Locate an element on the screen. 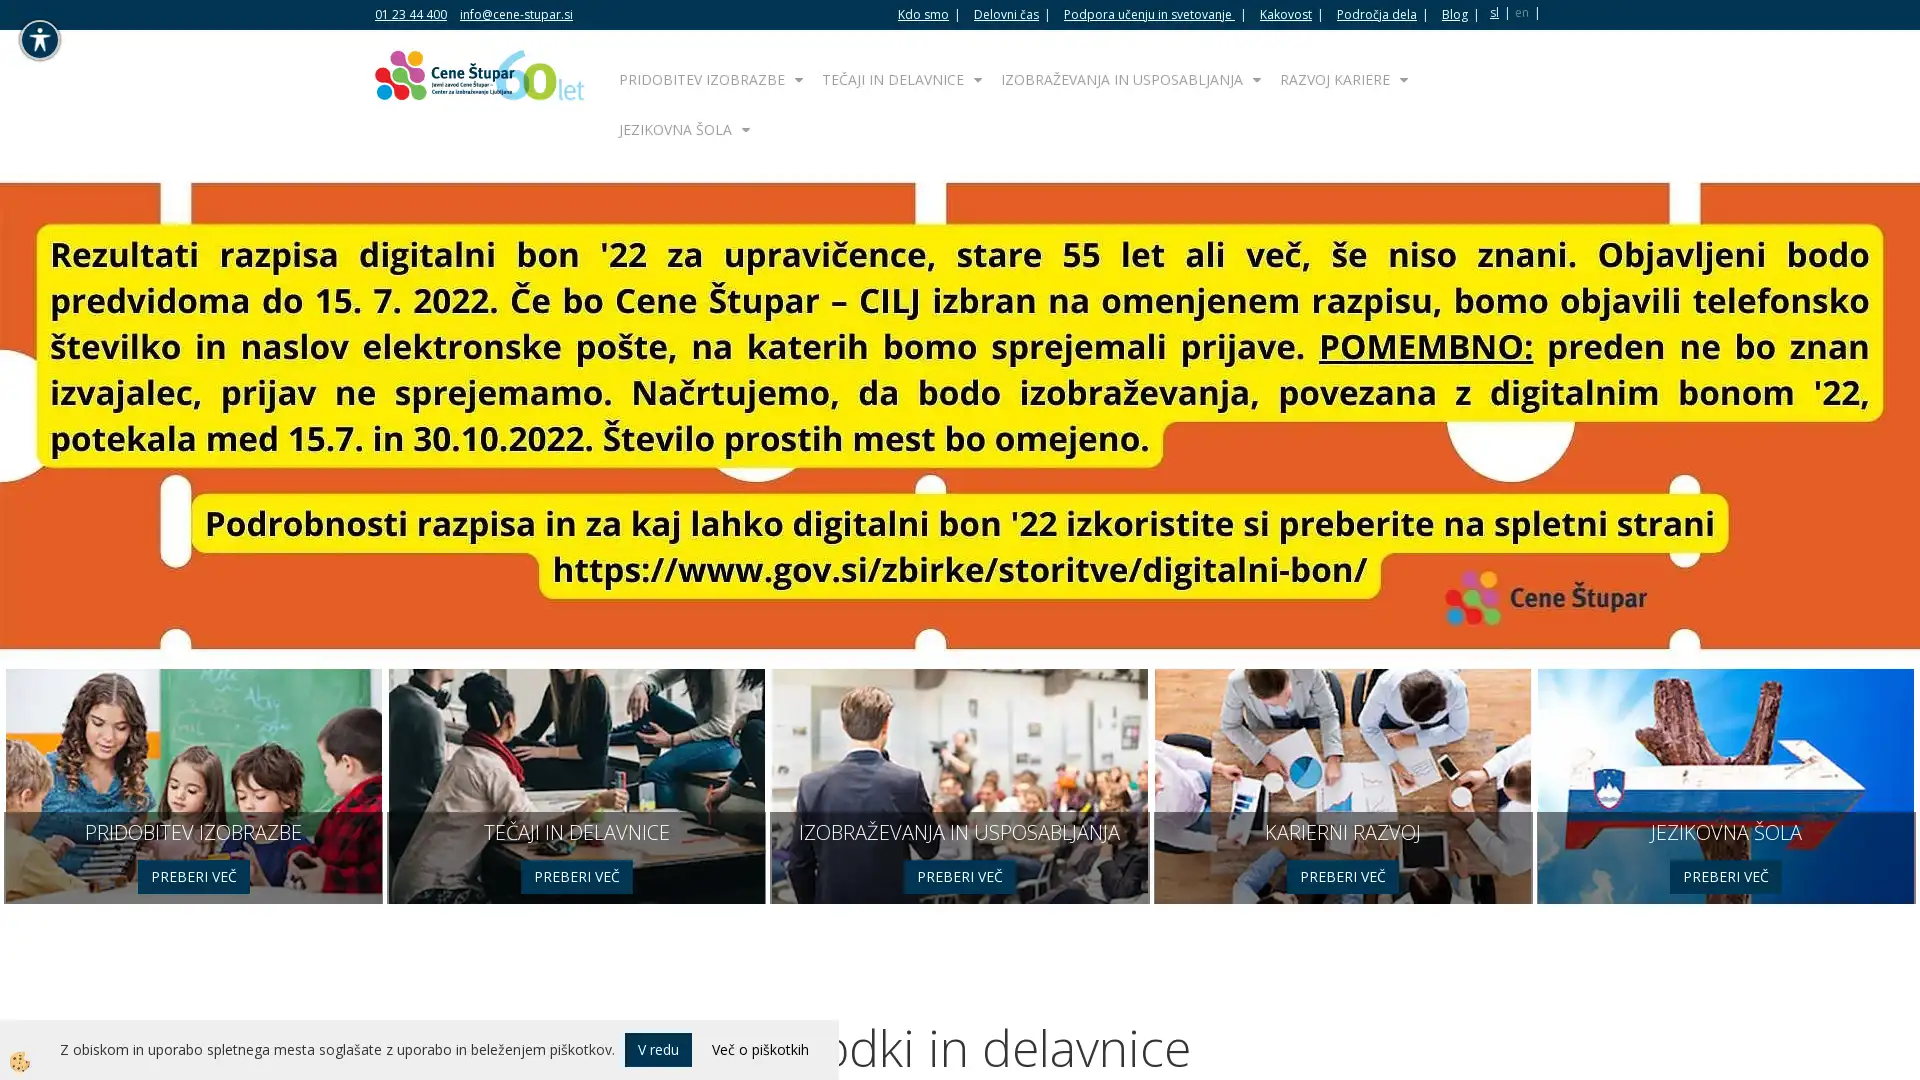 Image resolution: width=1920 pixels, height=1080 pixels. Prijava is located at coordinates (960, 725).